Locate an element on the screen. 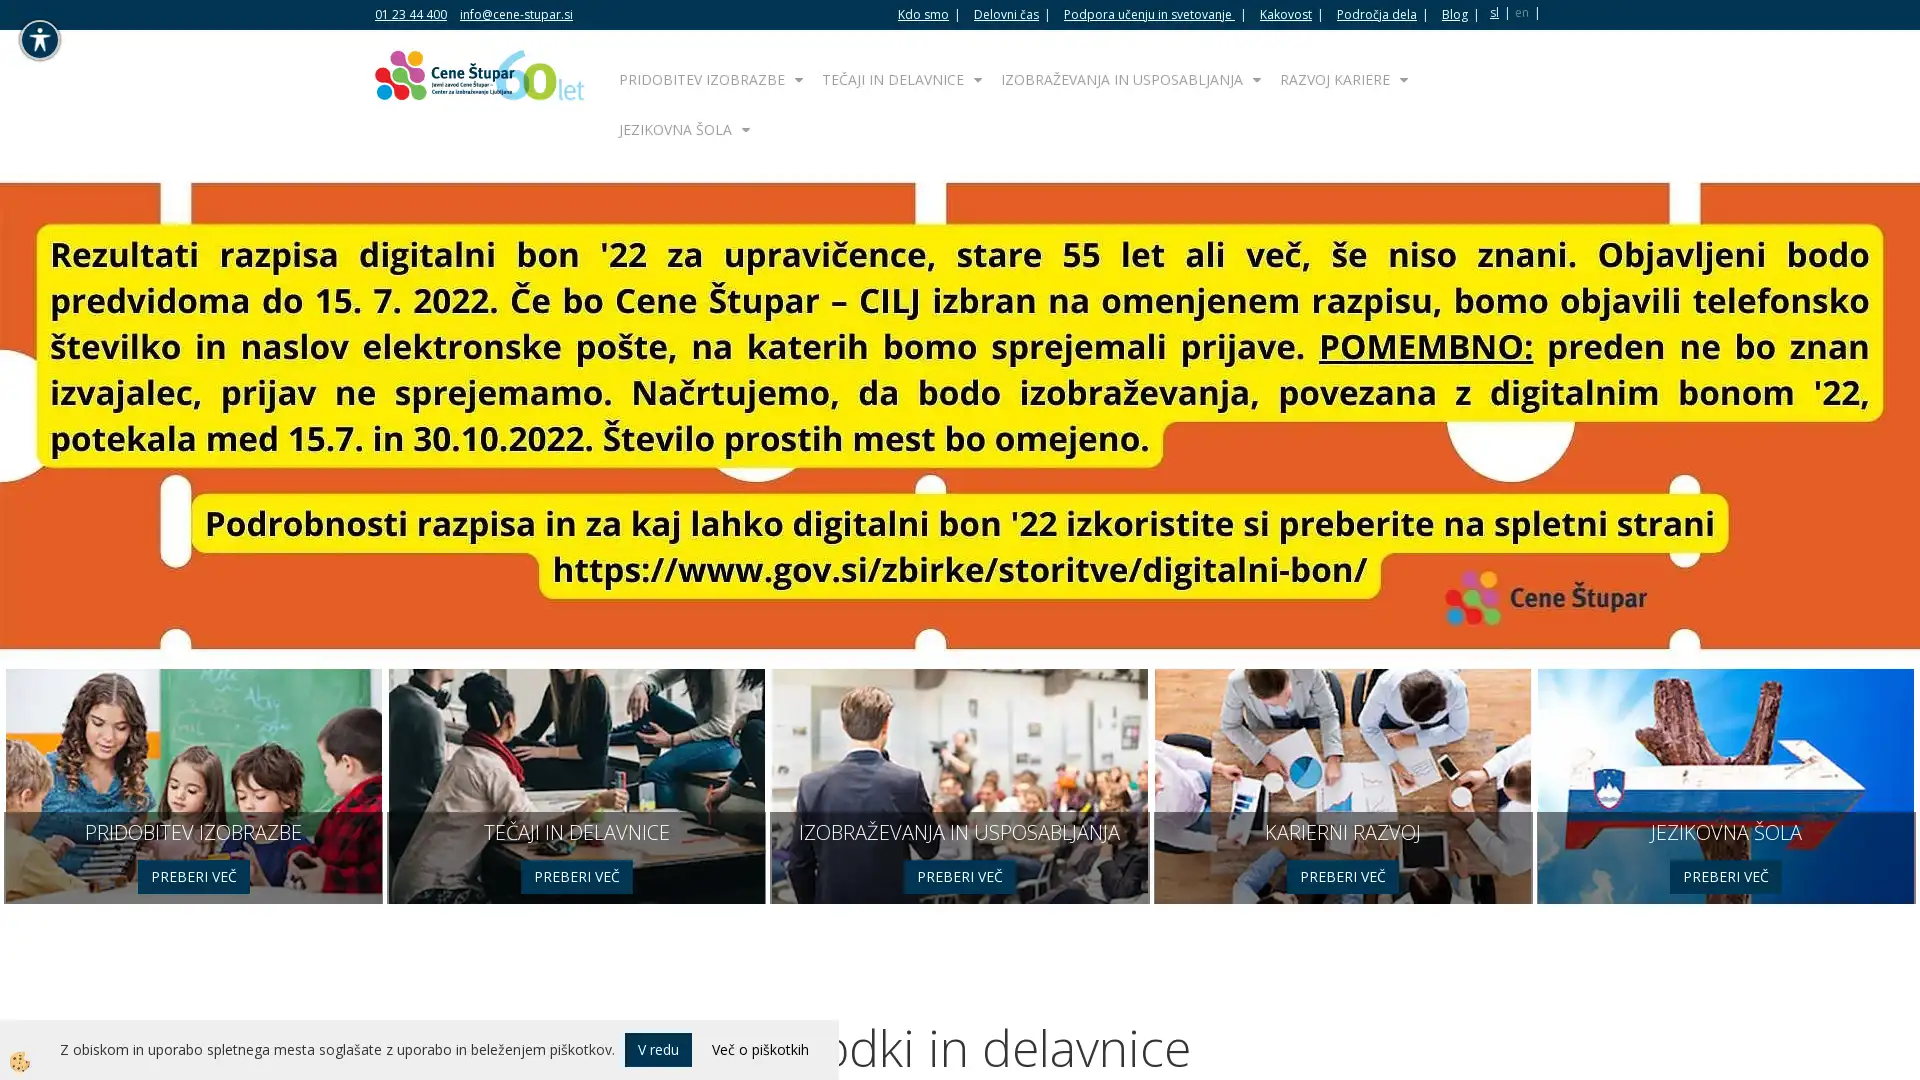 Image resolution: width=1920 pixels, height=1080 pixels. Prijava is located at coordinates (960, 725).